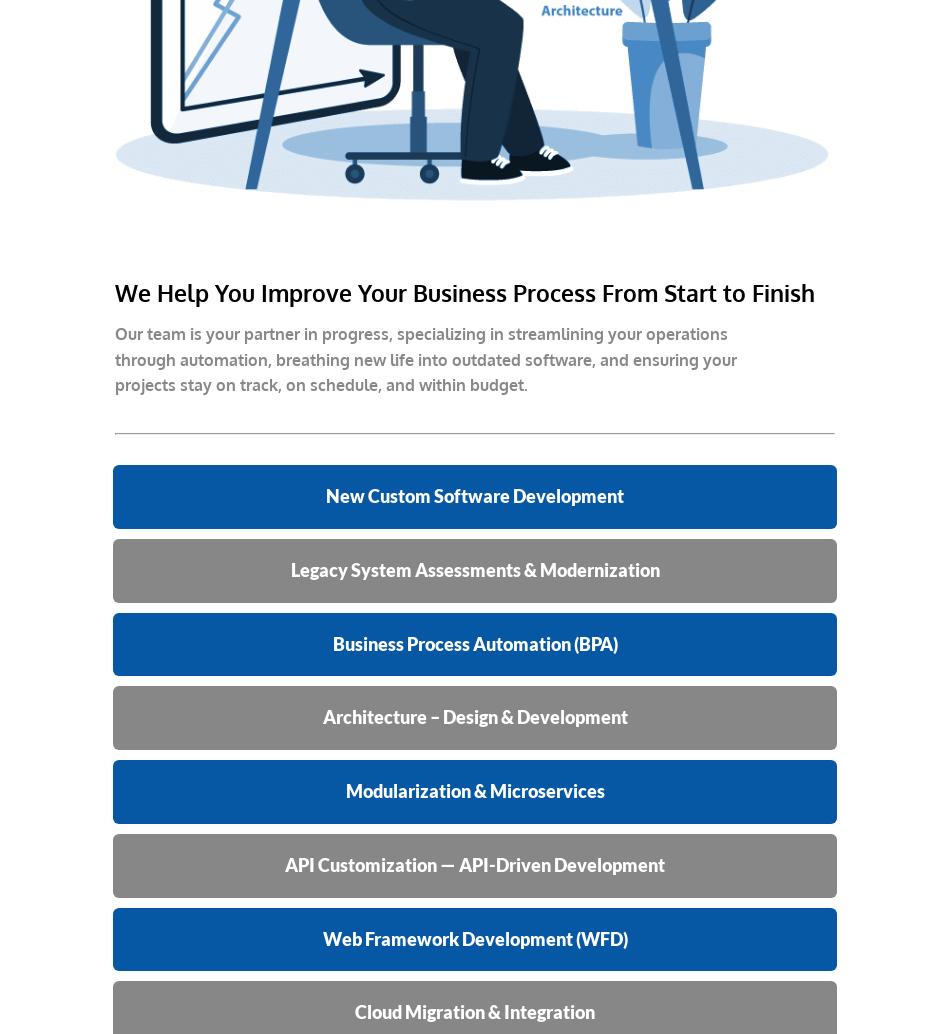  What do you see at coordinates (424, 358) in the screenshot?
I see `'Our team is your partner in progress, specializing in streamlining your operations through automation, breathing new life into outdated software, and ensuring your projects stay on track, on schedule, and within budget.'` at bounding box center [424, 358].